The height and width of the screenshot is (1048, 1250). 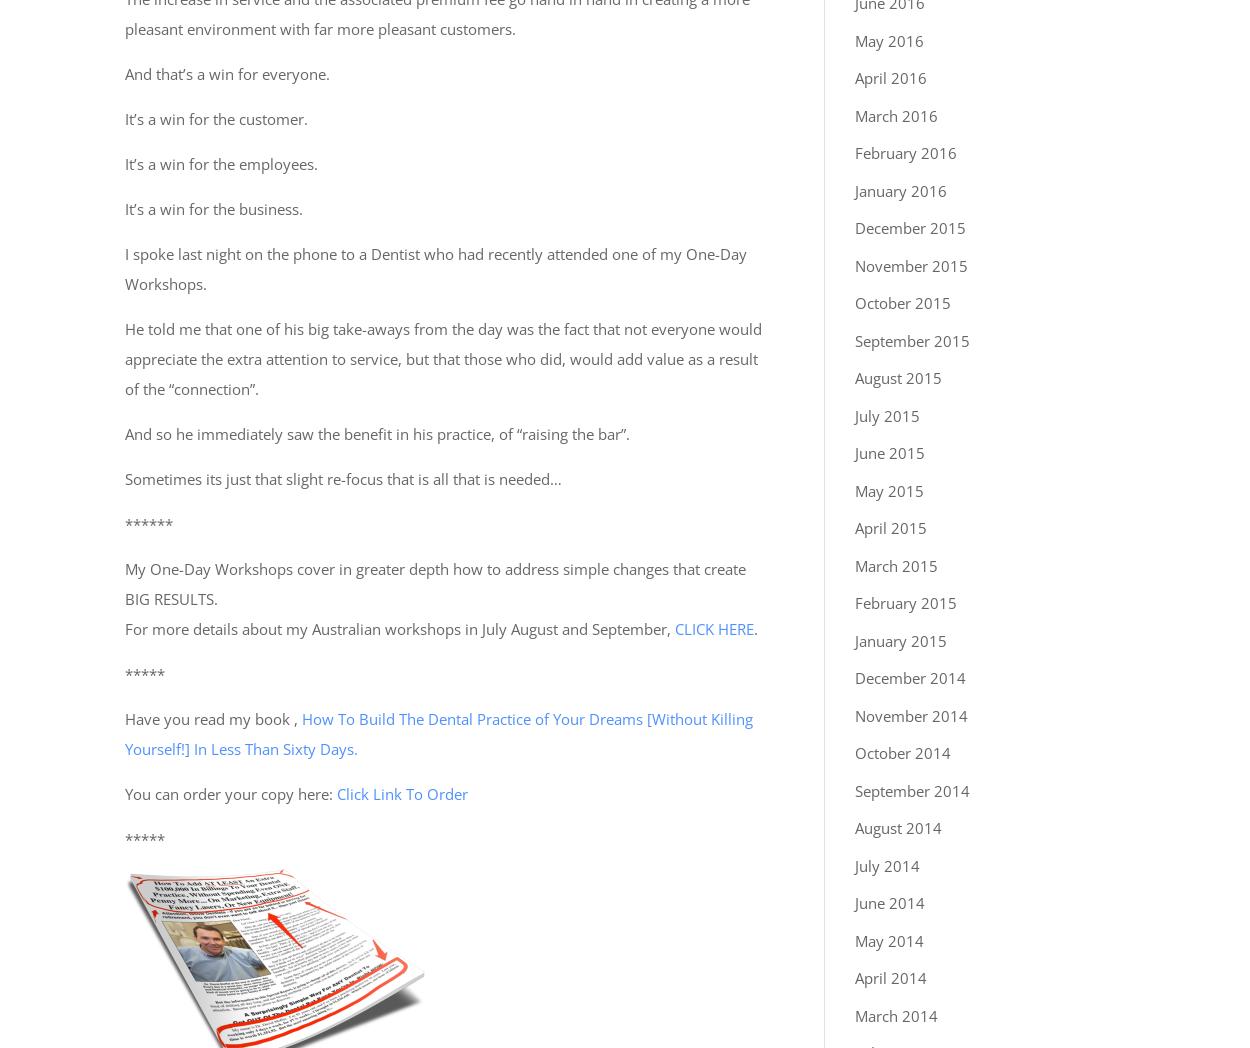 What do you see at coordinates (226, 73) in the screenshot?
I see `'And that’s a win for everyone.'` at bounding box center [226, 73].